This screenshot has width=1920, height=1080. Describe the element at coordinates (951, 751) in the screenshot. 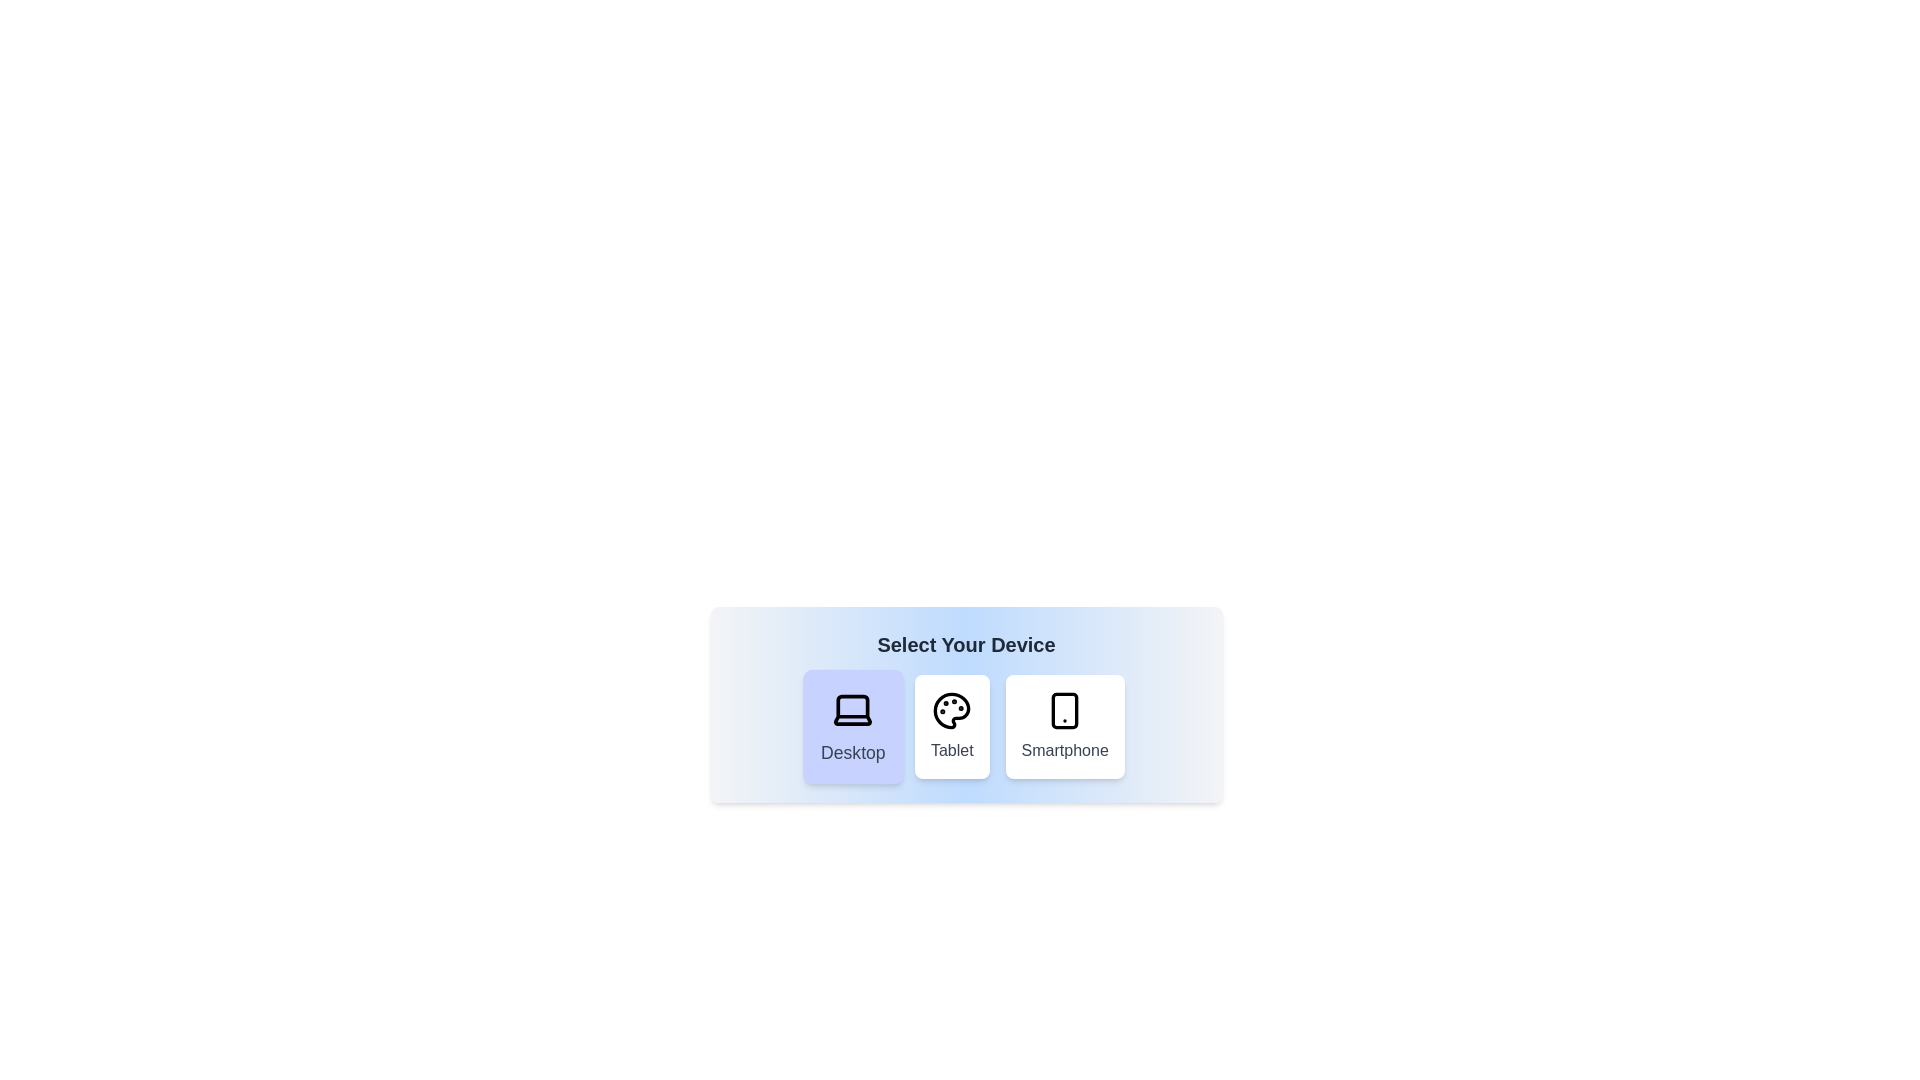

I see `the text label reading 'Tablet', which is styled with a medium font weight and gray color, located below a palette icon within the central card of device selection options` at that location.